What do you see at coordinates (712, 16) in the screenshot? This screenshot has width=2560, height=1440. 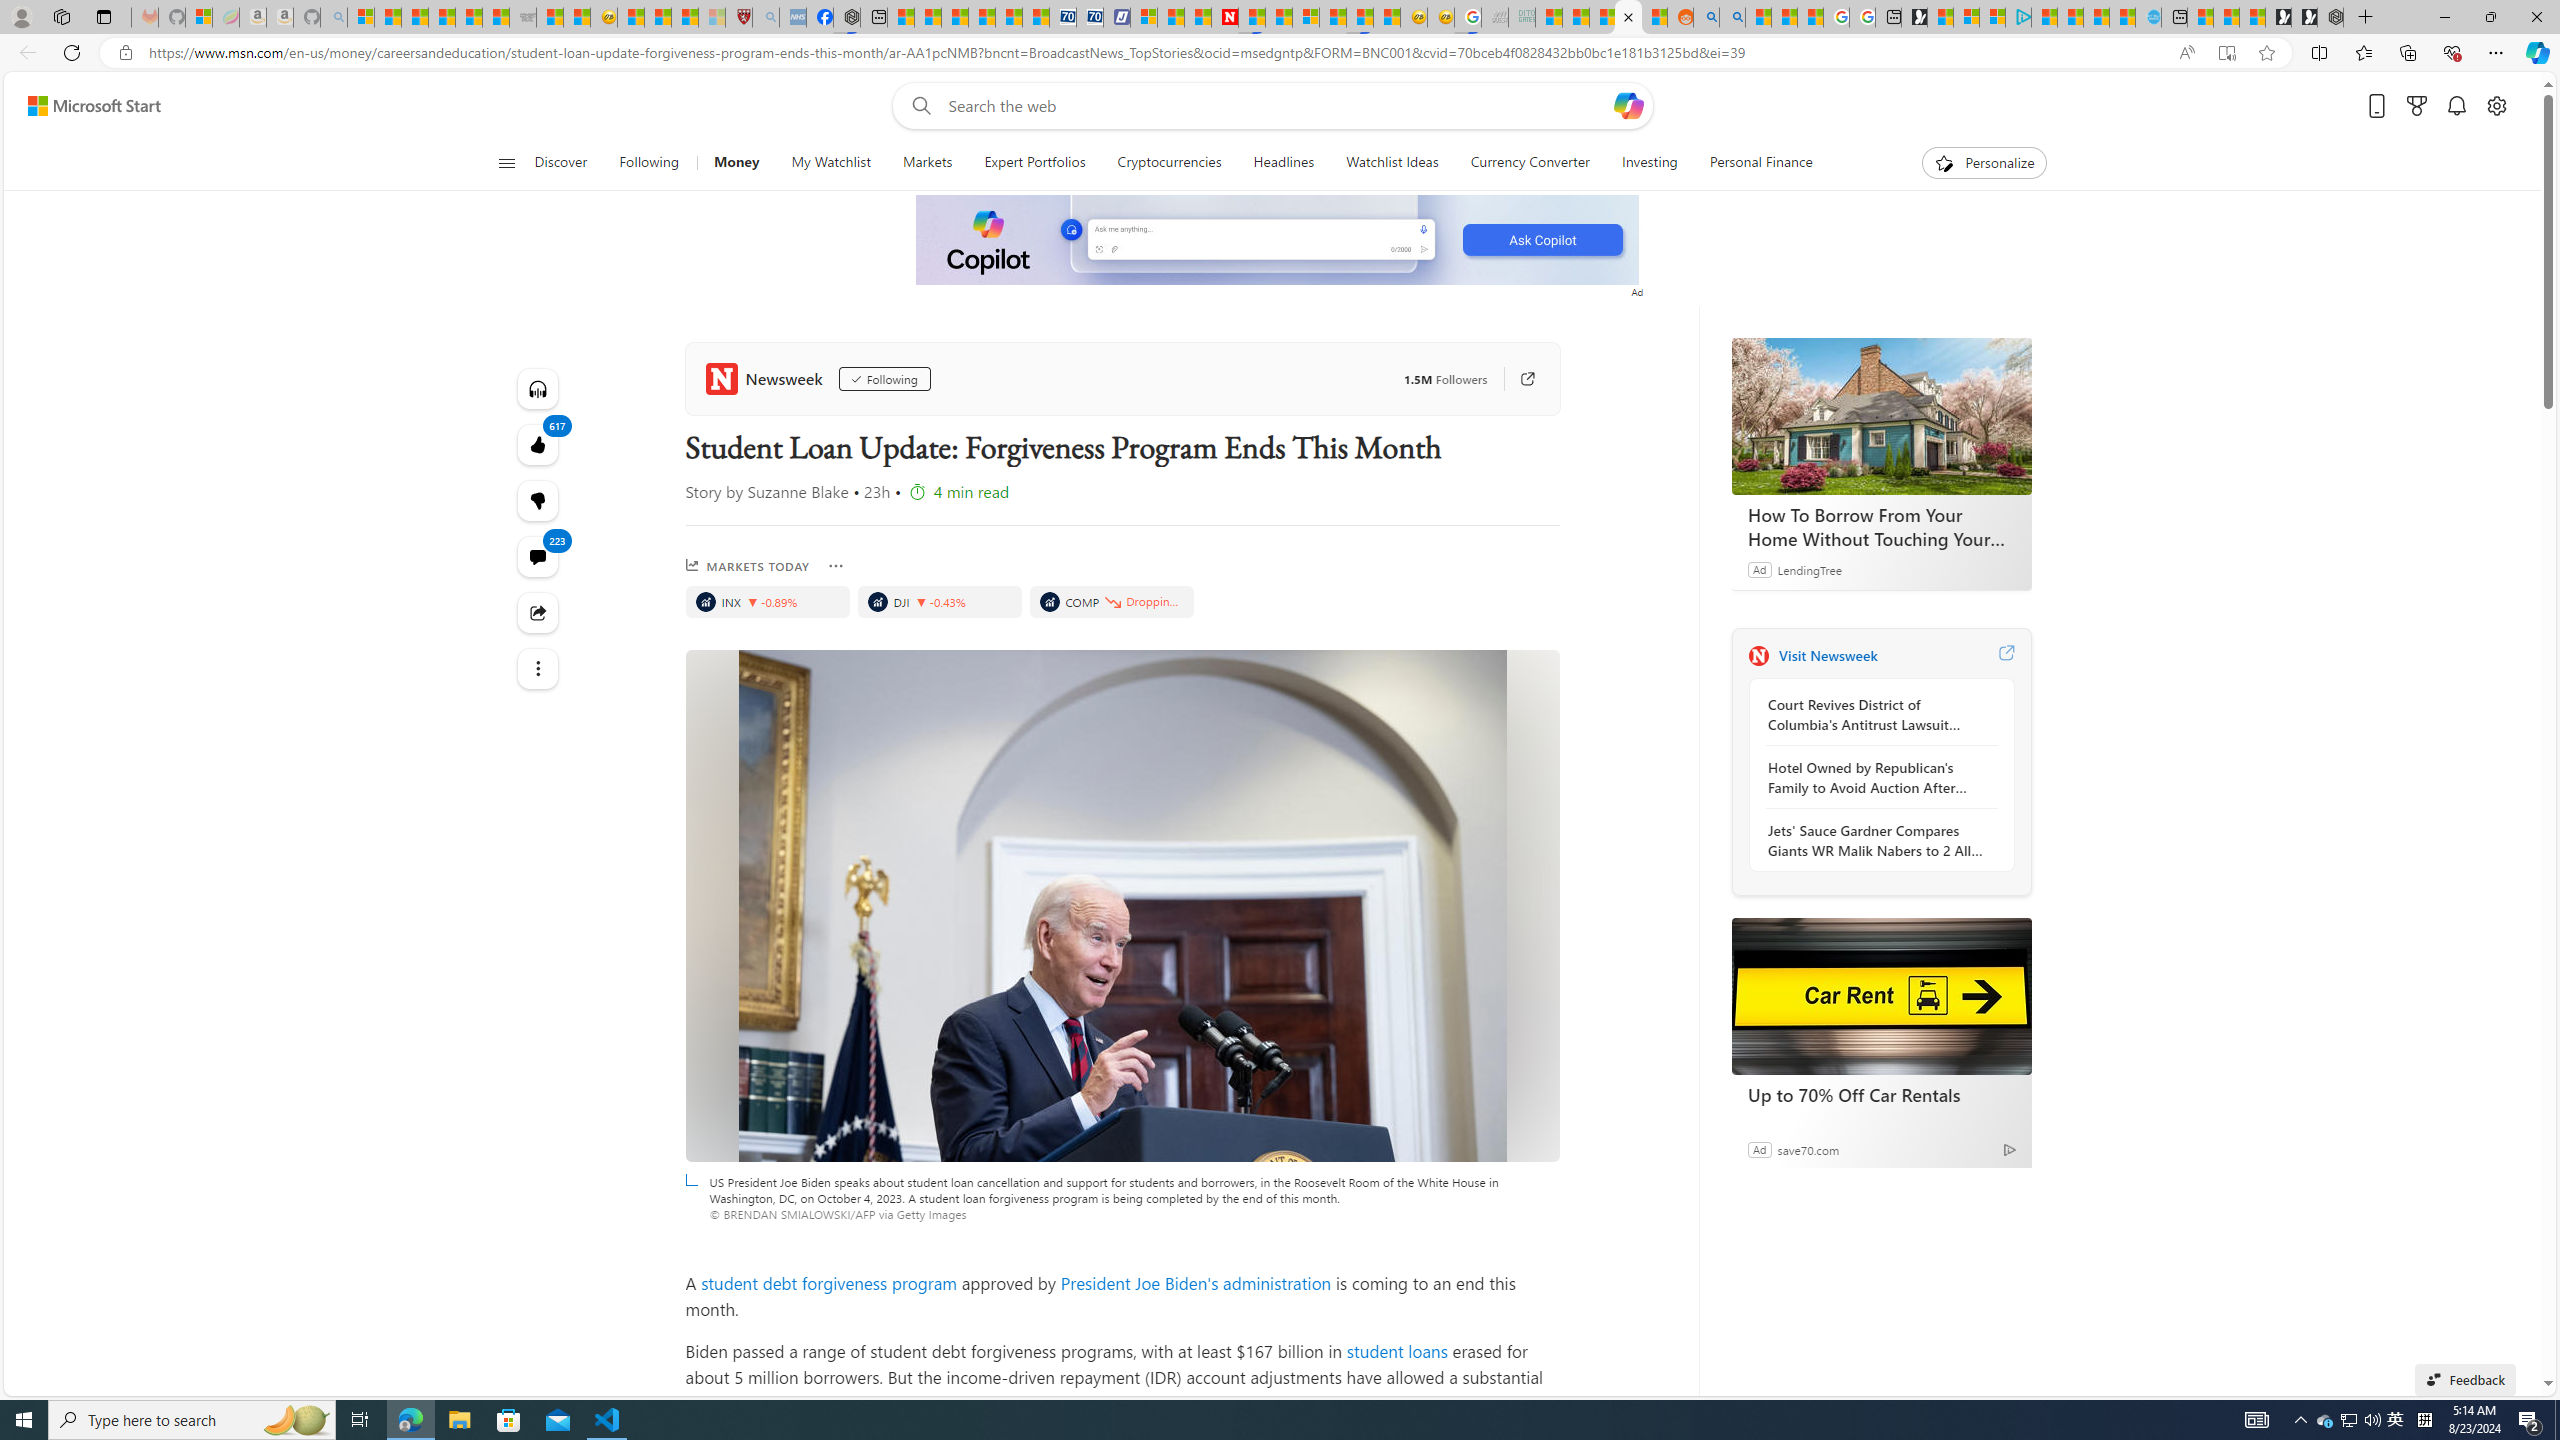 I see `'12 Popular Science Lies that Must be Corrected - Sleeping'` at bounding box center [712, 16].